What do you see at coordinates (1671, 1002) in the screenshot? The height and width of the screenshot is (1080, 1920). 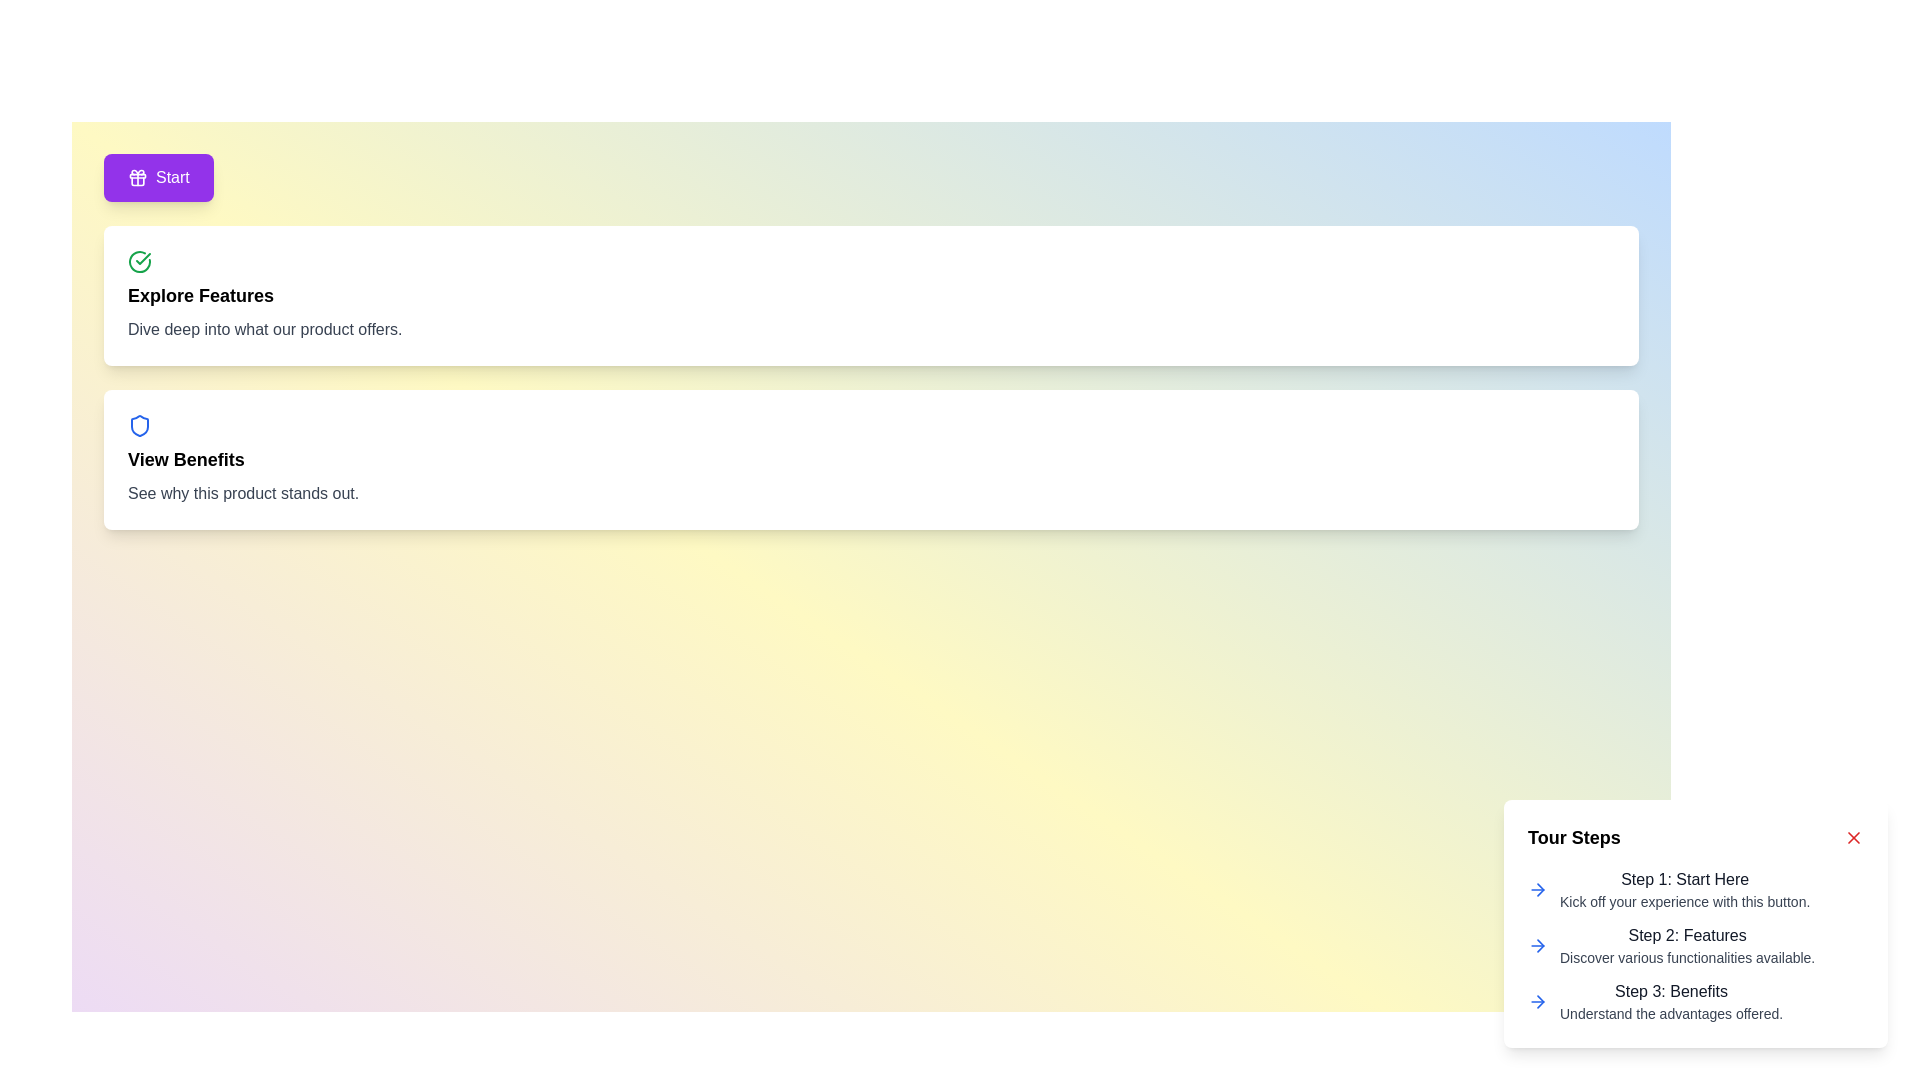 I see `the text block titled 'Step 3: Benefits' for accessibility navigation` at bounding box center [1671, 1002].